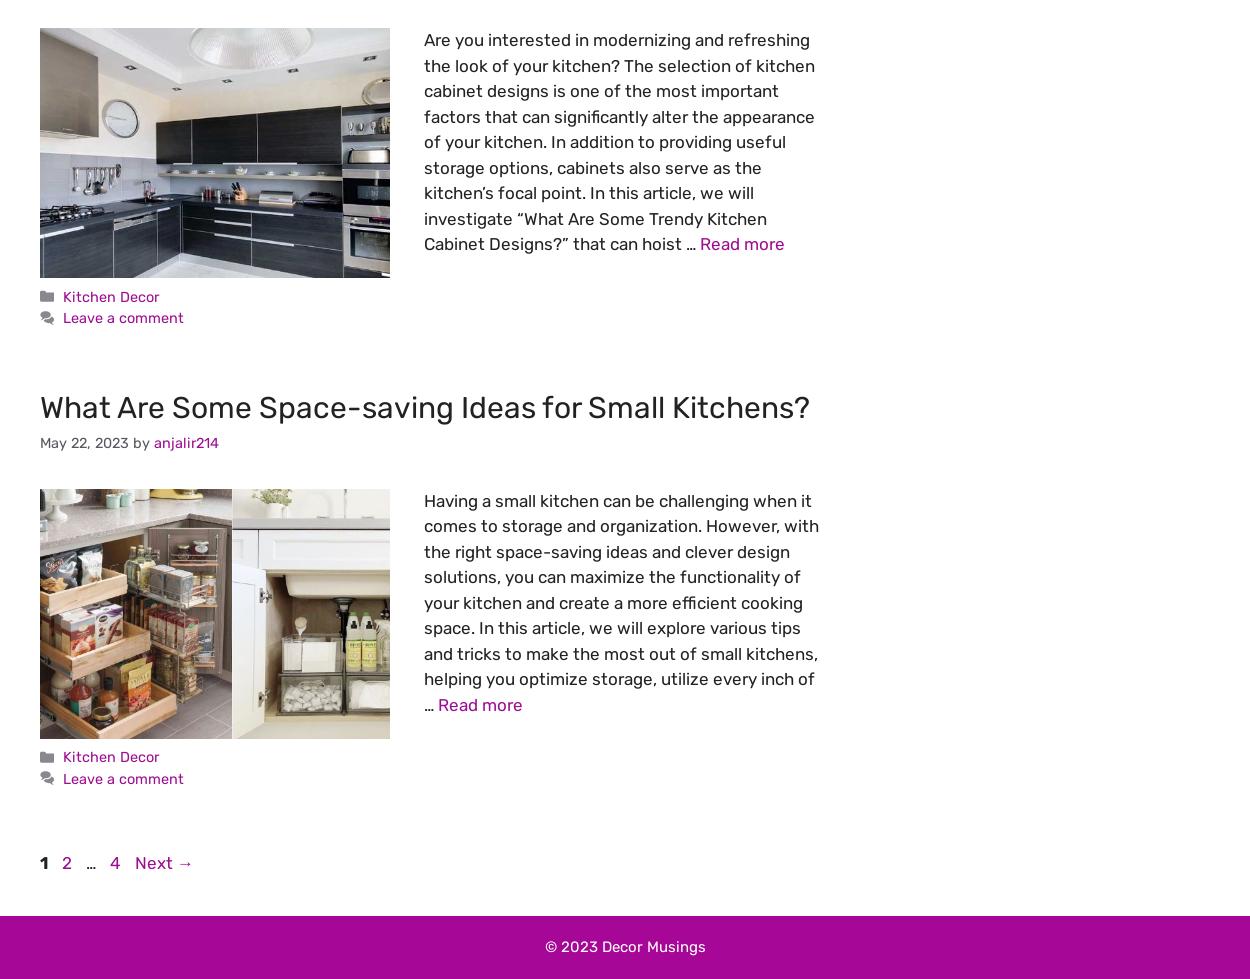 This screenshot has height=979, width=1250. Describe the element at coordinates (425, 408) in the screenshot. I see `'What Are Some Space-saving Ideas for Small Kitchens?'` at that location.